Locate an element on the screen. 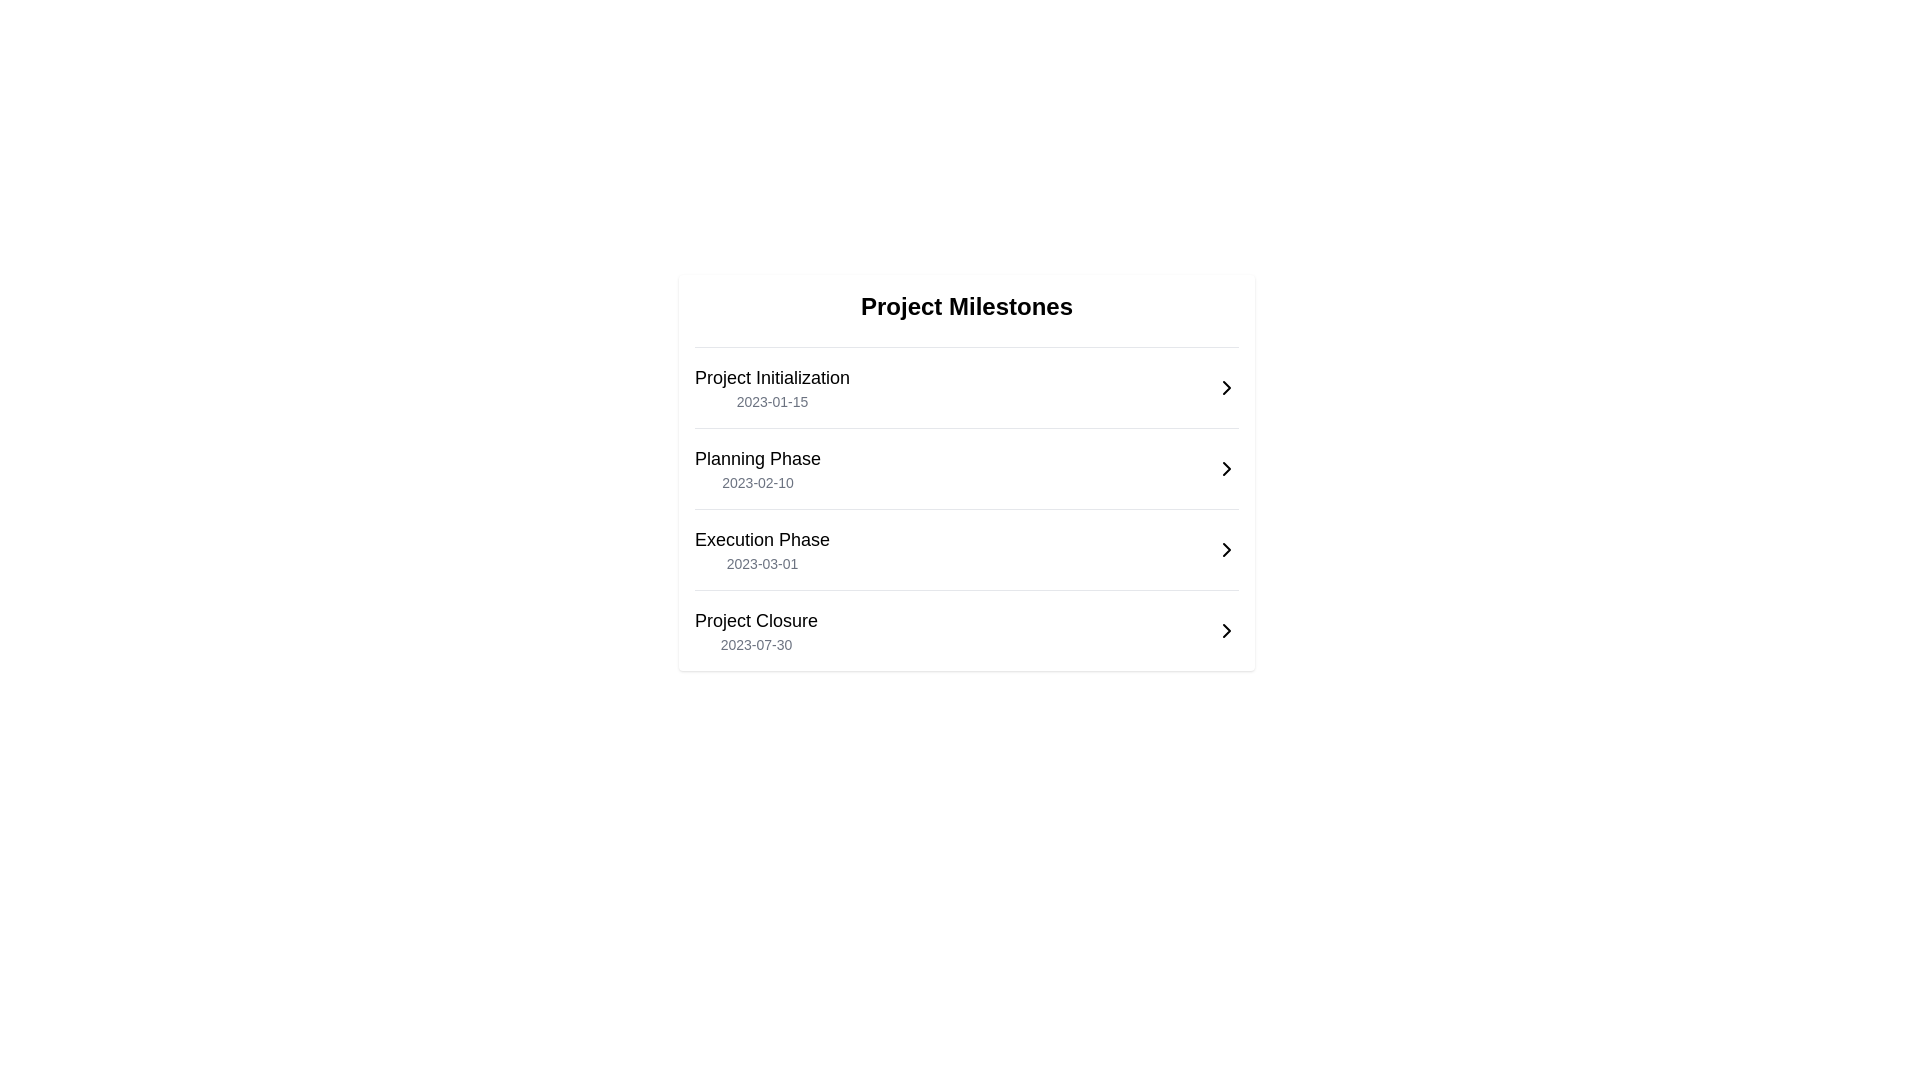 This screenshot has height=1080, width=1920. value displayed in the text element that shows the date for the 'Planning Phase' milestone, which is located just below the 'Planning Phase' text in the project milestones list is located at coordinates (757, 482).